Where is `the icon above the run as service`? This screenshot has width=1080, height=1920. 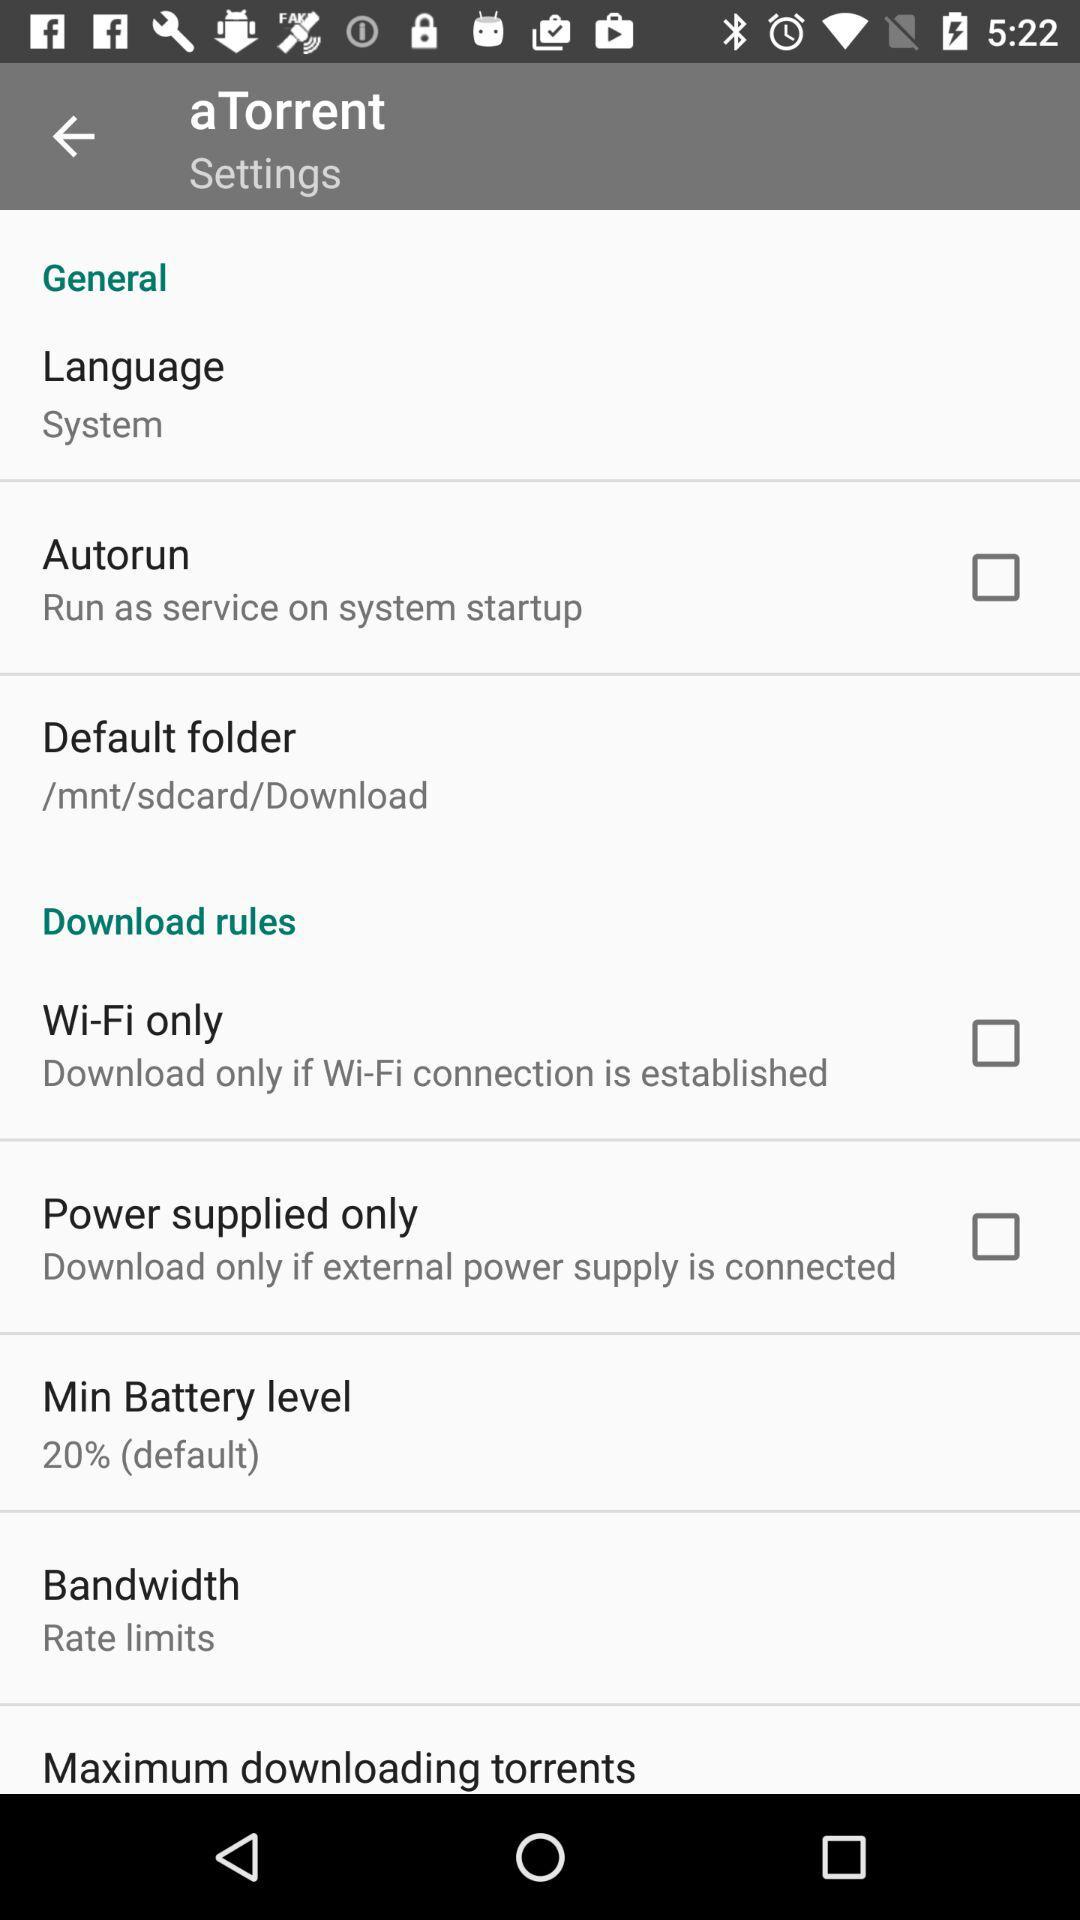
the icon above the run as service is located at coordinates (116, 552).